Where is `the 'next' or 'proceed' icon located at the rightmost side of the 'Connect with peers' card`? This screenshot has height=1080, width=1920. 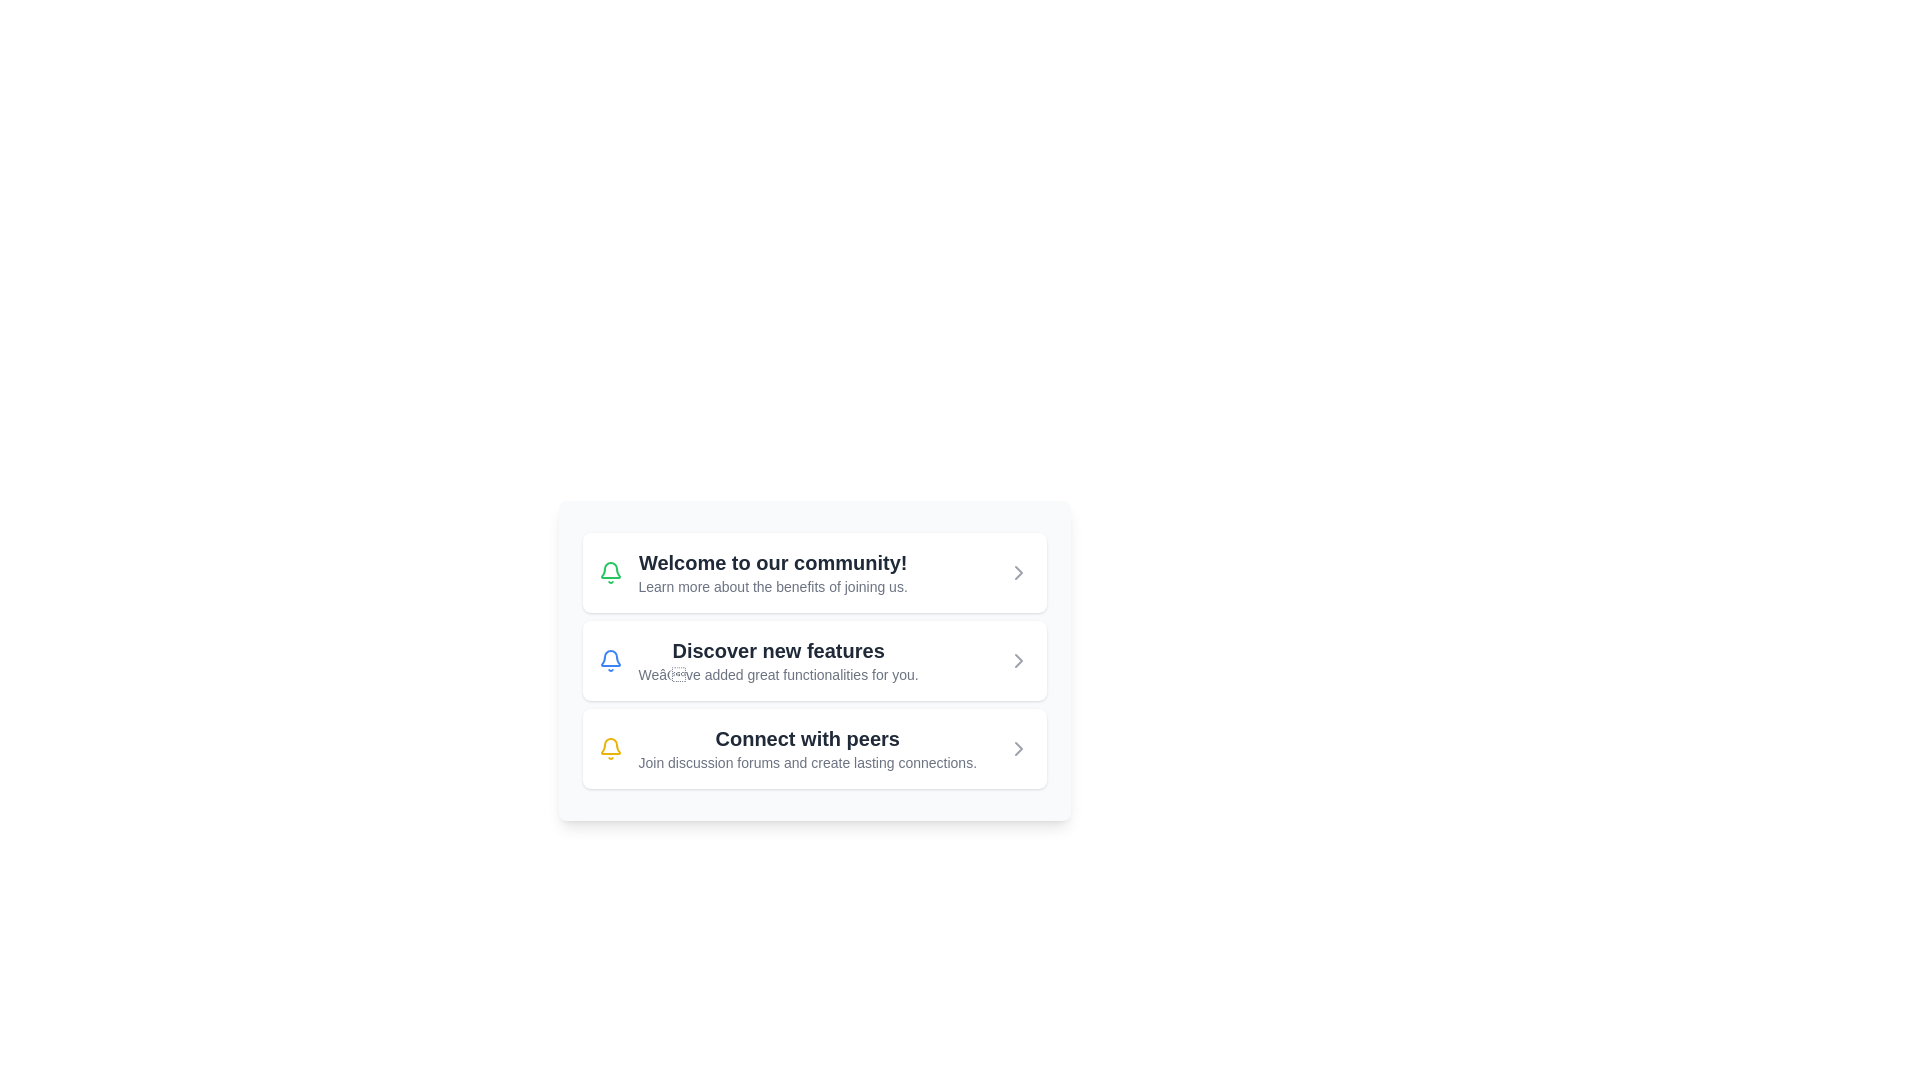 the 'next' or 'proceed' icon located at the rightmost side of the 'Connect with peers' card is located at coordinates (1018, 748).